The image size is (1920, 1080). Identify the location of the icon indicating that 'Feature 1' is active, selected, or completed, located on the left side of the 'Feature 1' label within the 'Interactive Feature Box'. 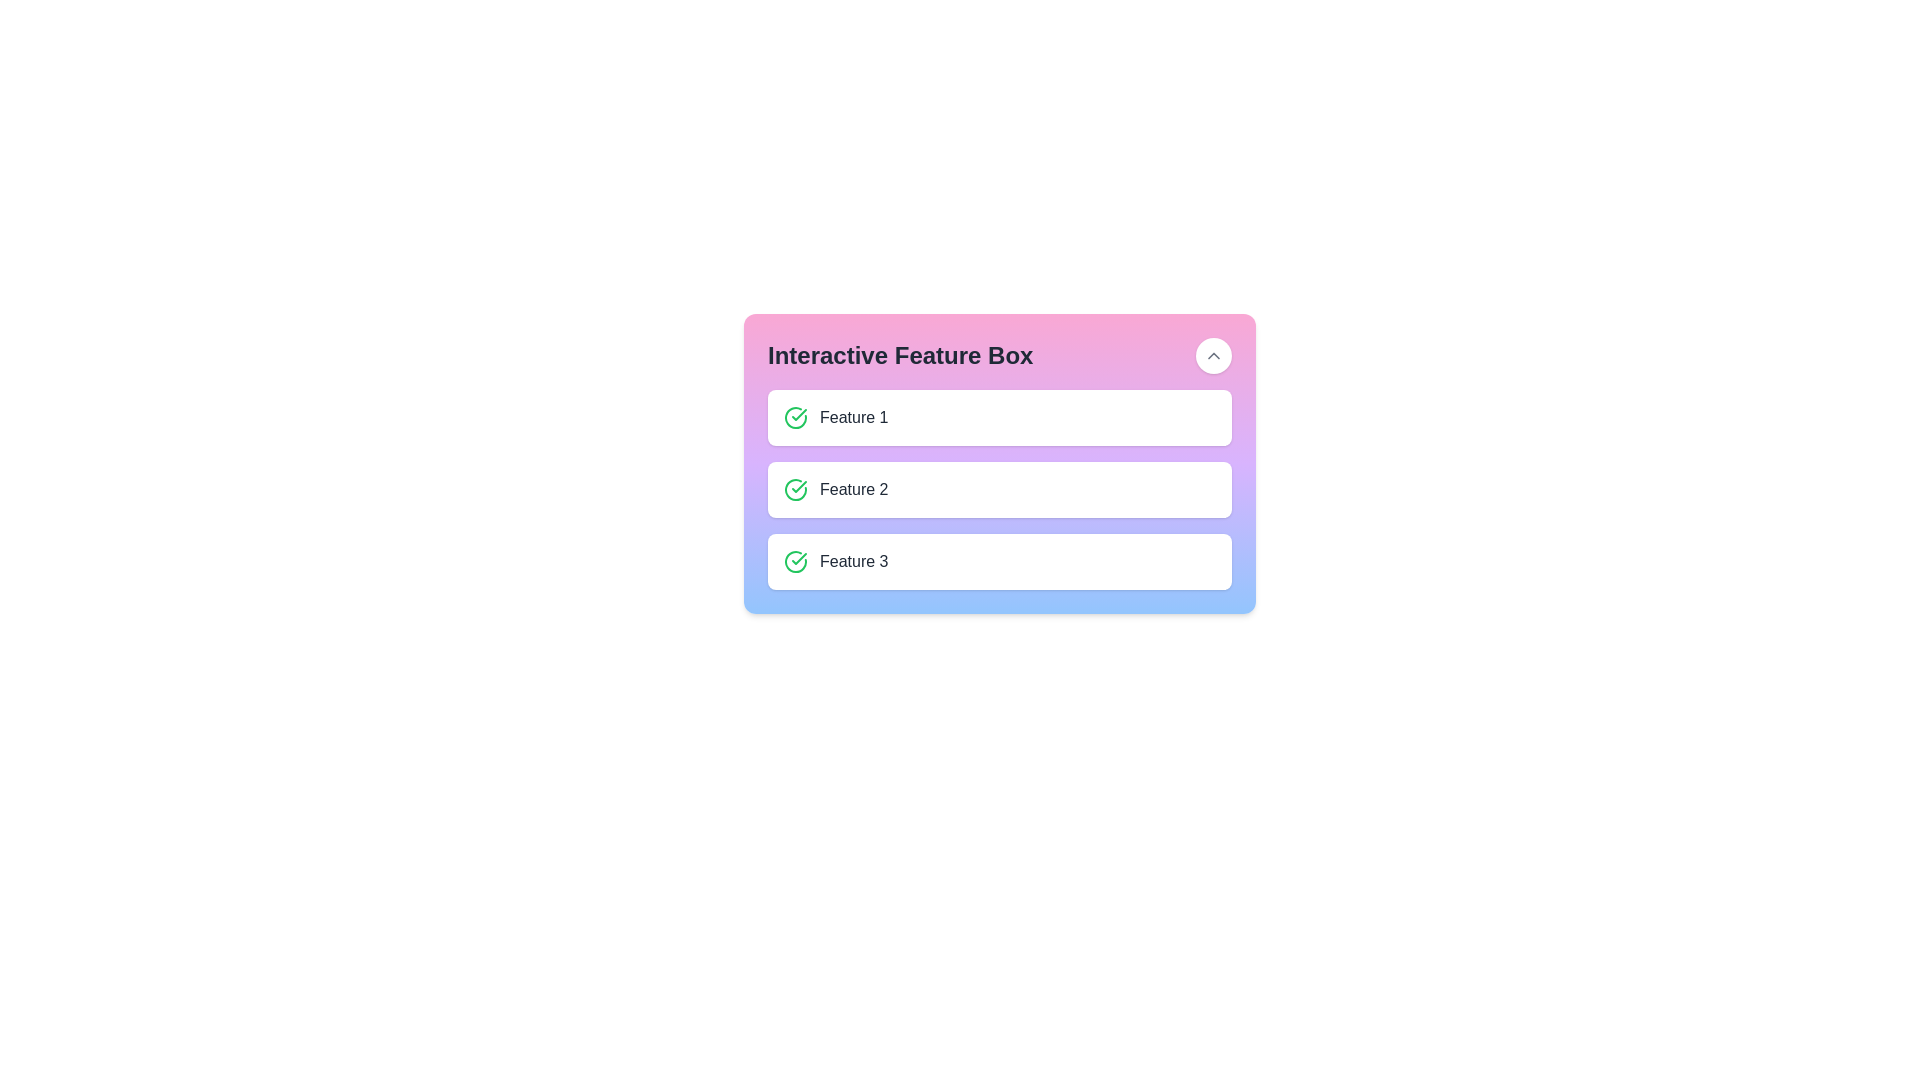
(795, 416).